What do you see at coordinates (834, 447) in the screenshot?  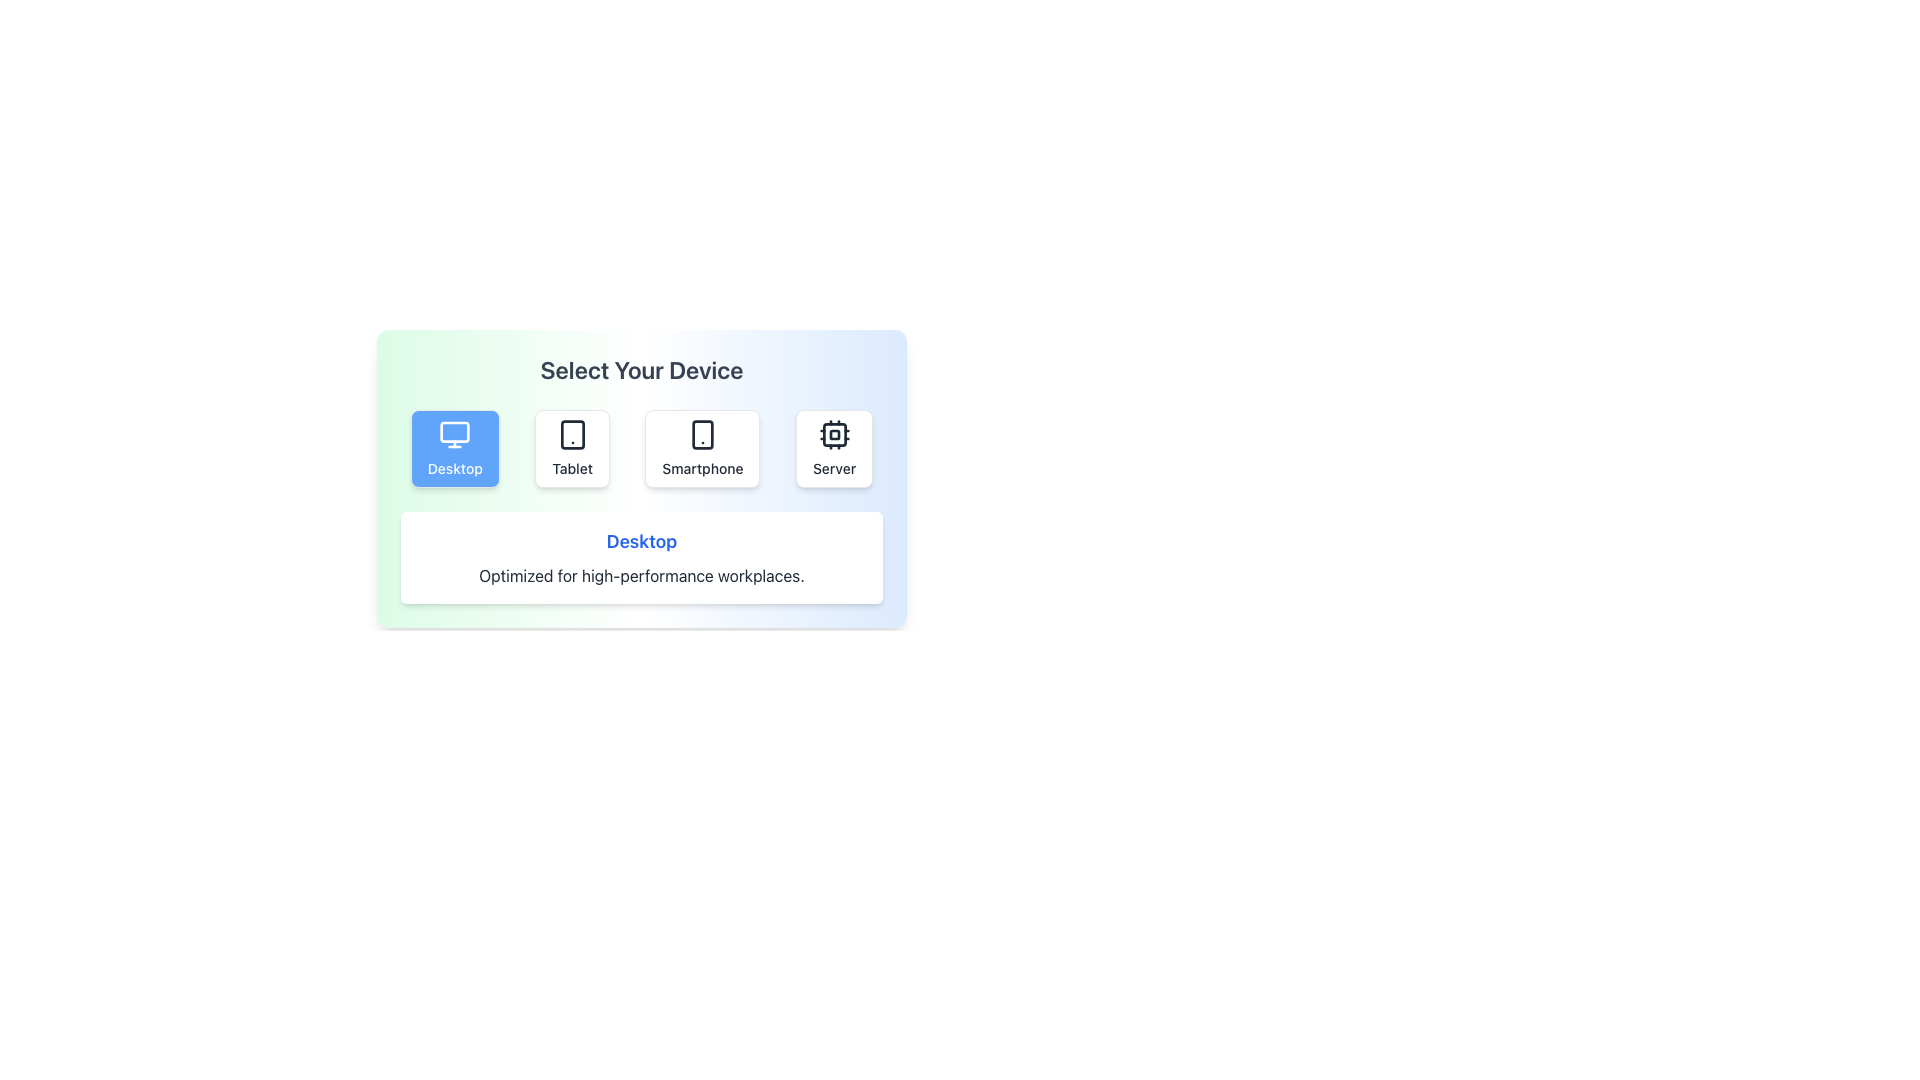 I see `the fourth button labeled 'Server' with a CPU icon` at bounding box center [834, 447].